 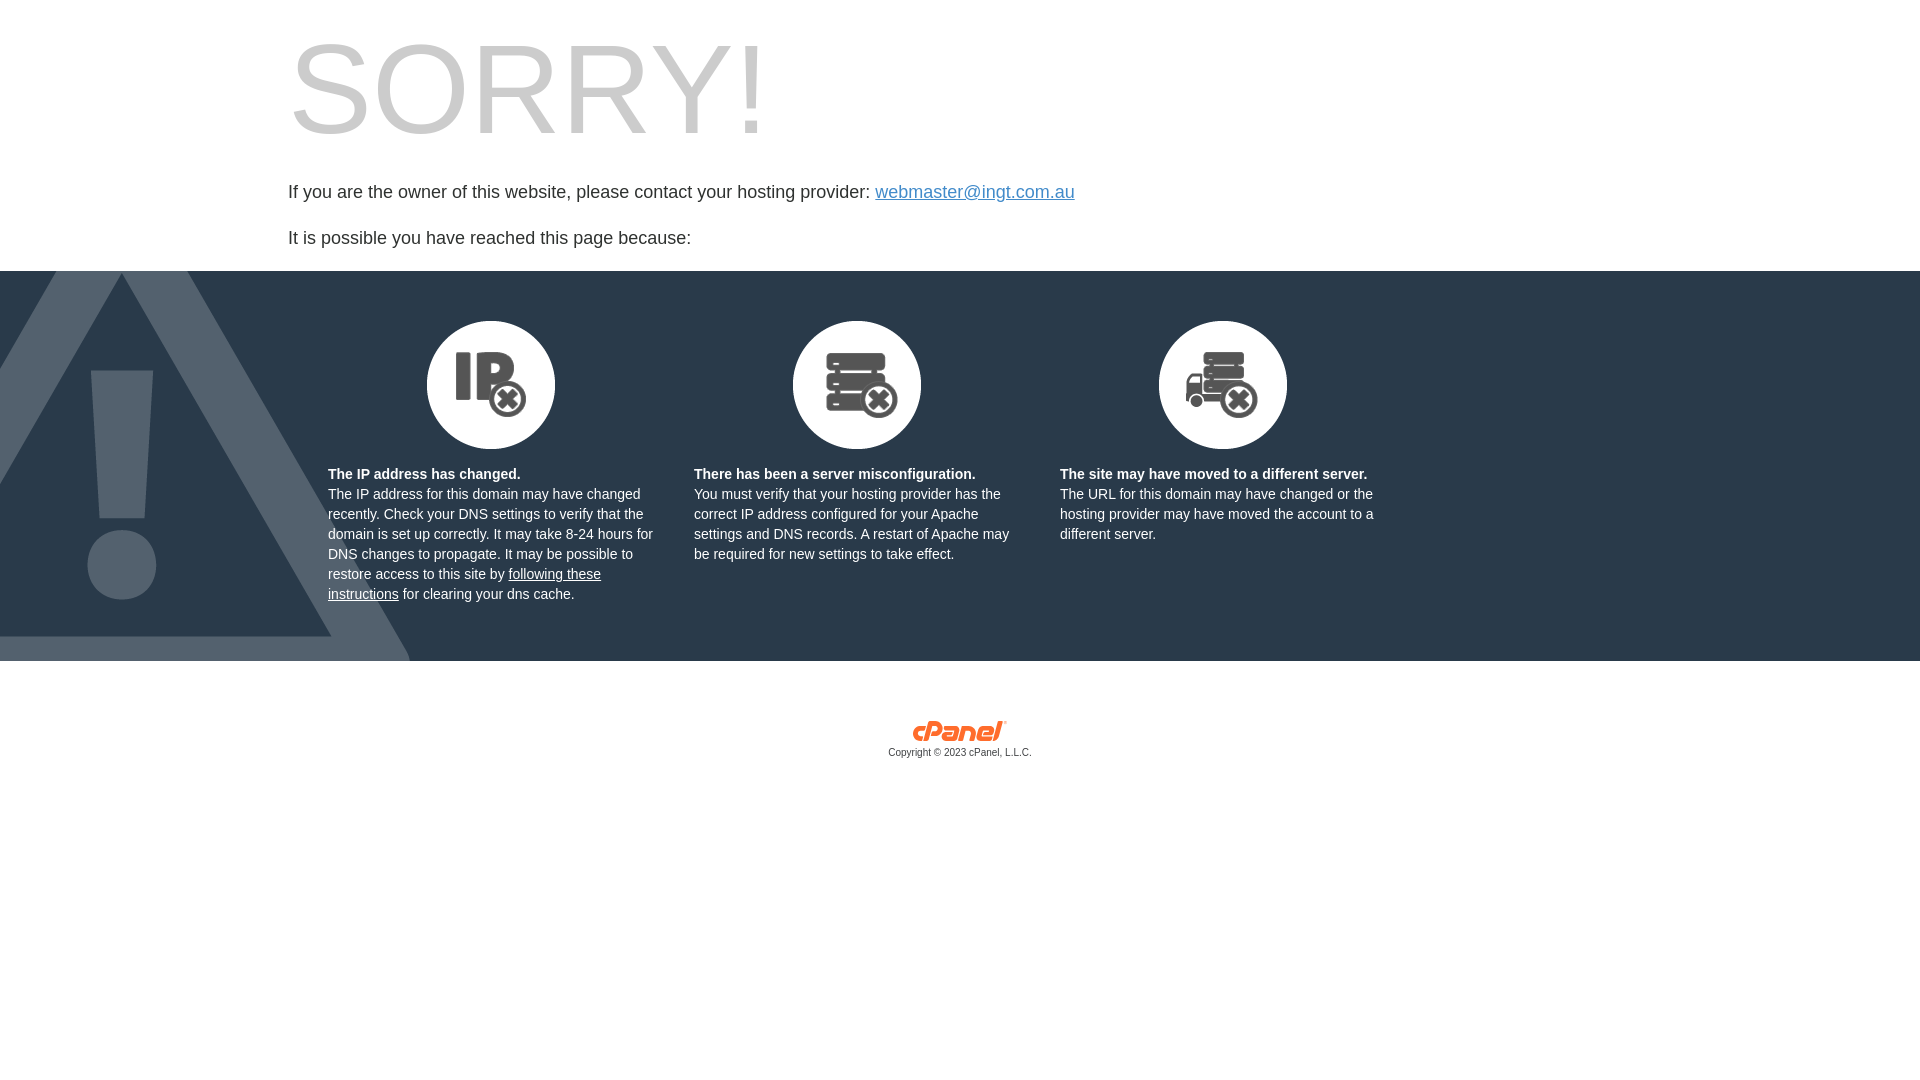 What do you see at coordinates (463, 583) in the screenshot?
I see `'following these instructions'` at bounding box center [463, 583].